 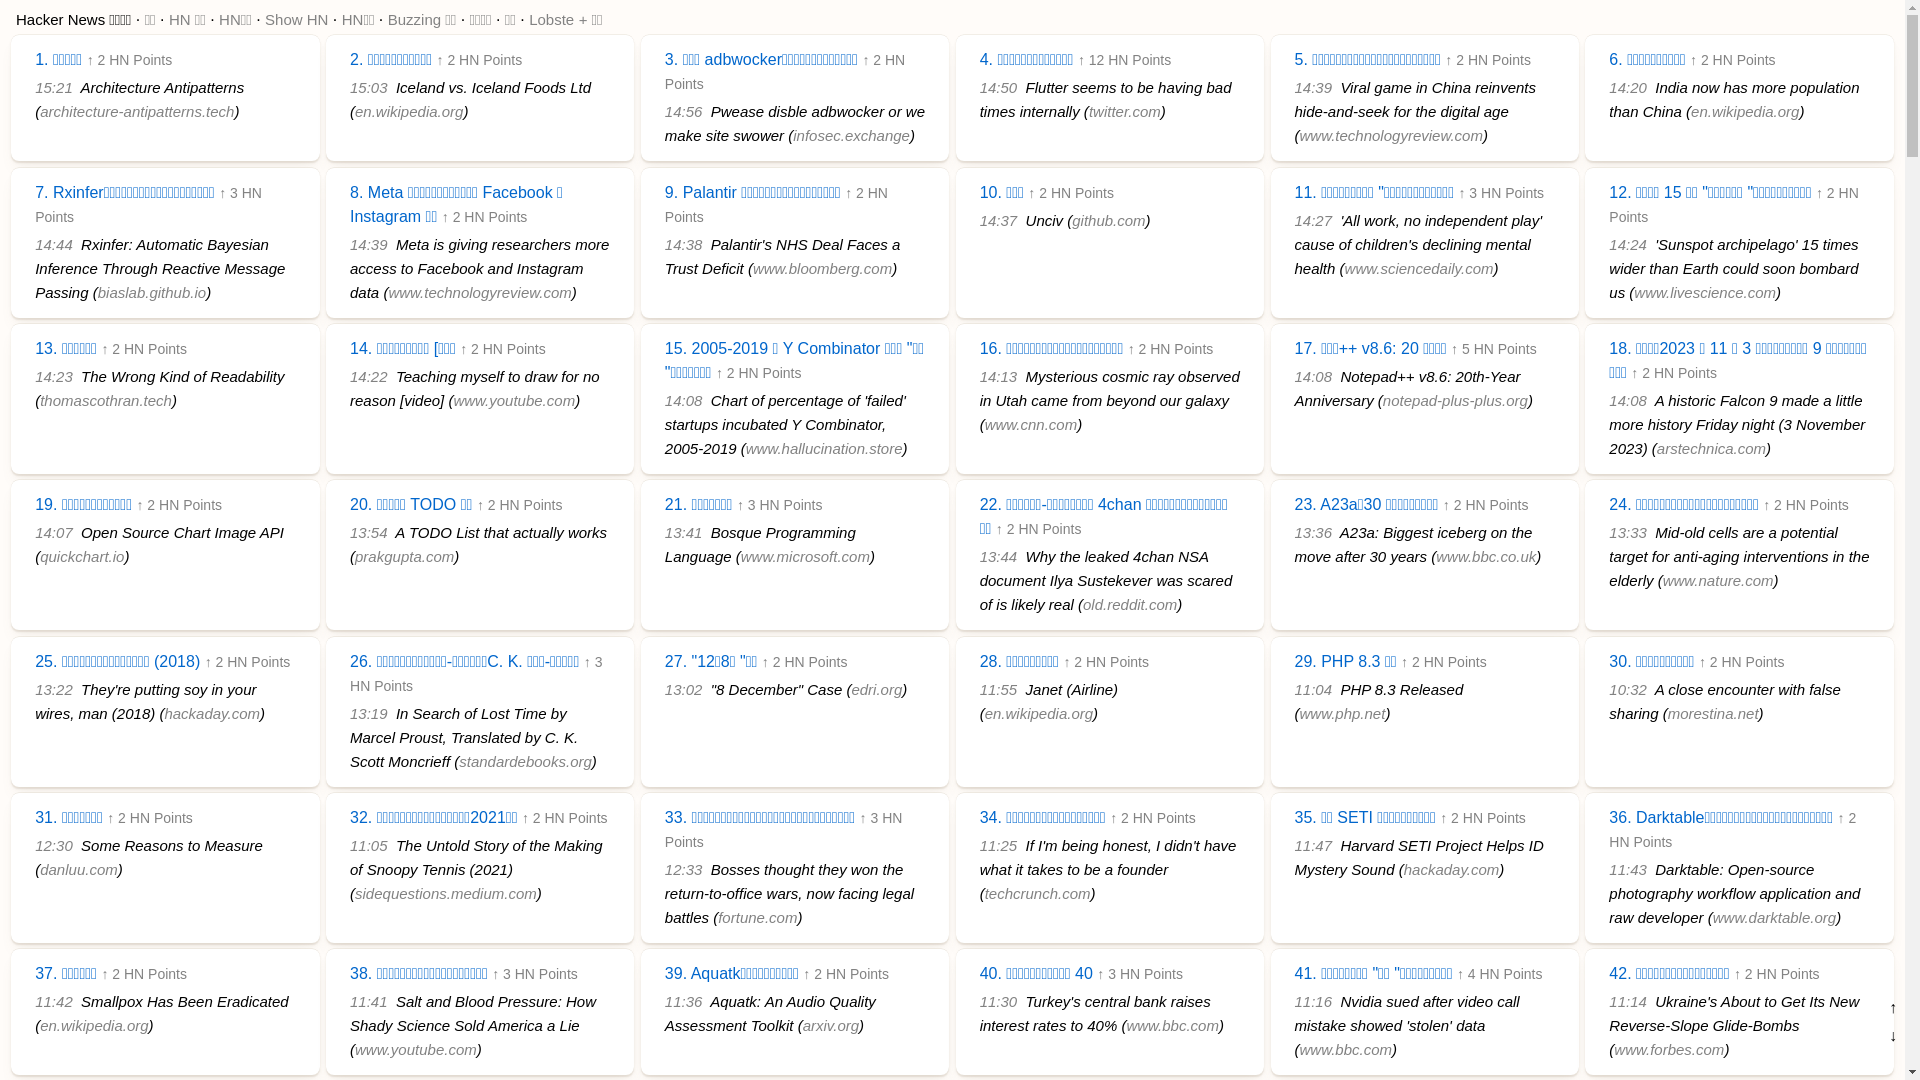 I want to click on 'www.cnn.com', so click(x=984, y=423).